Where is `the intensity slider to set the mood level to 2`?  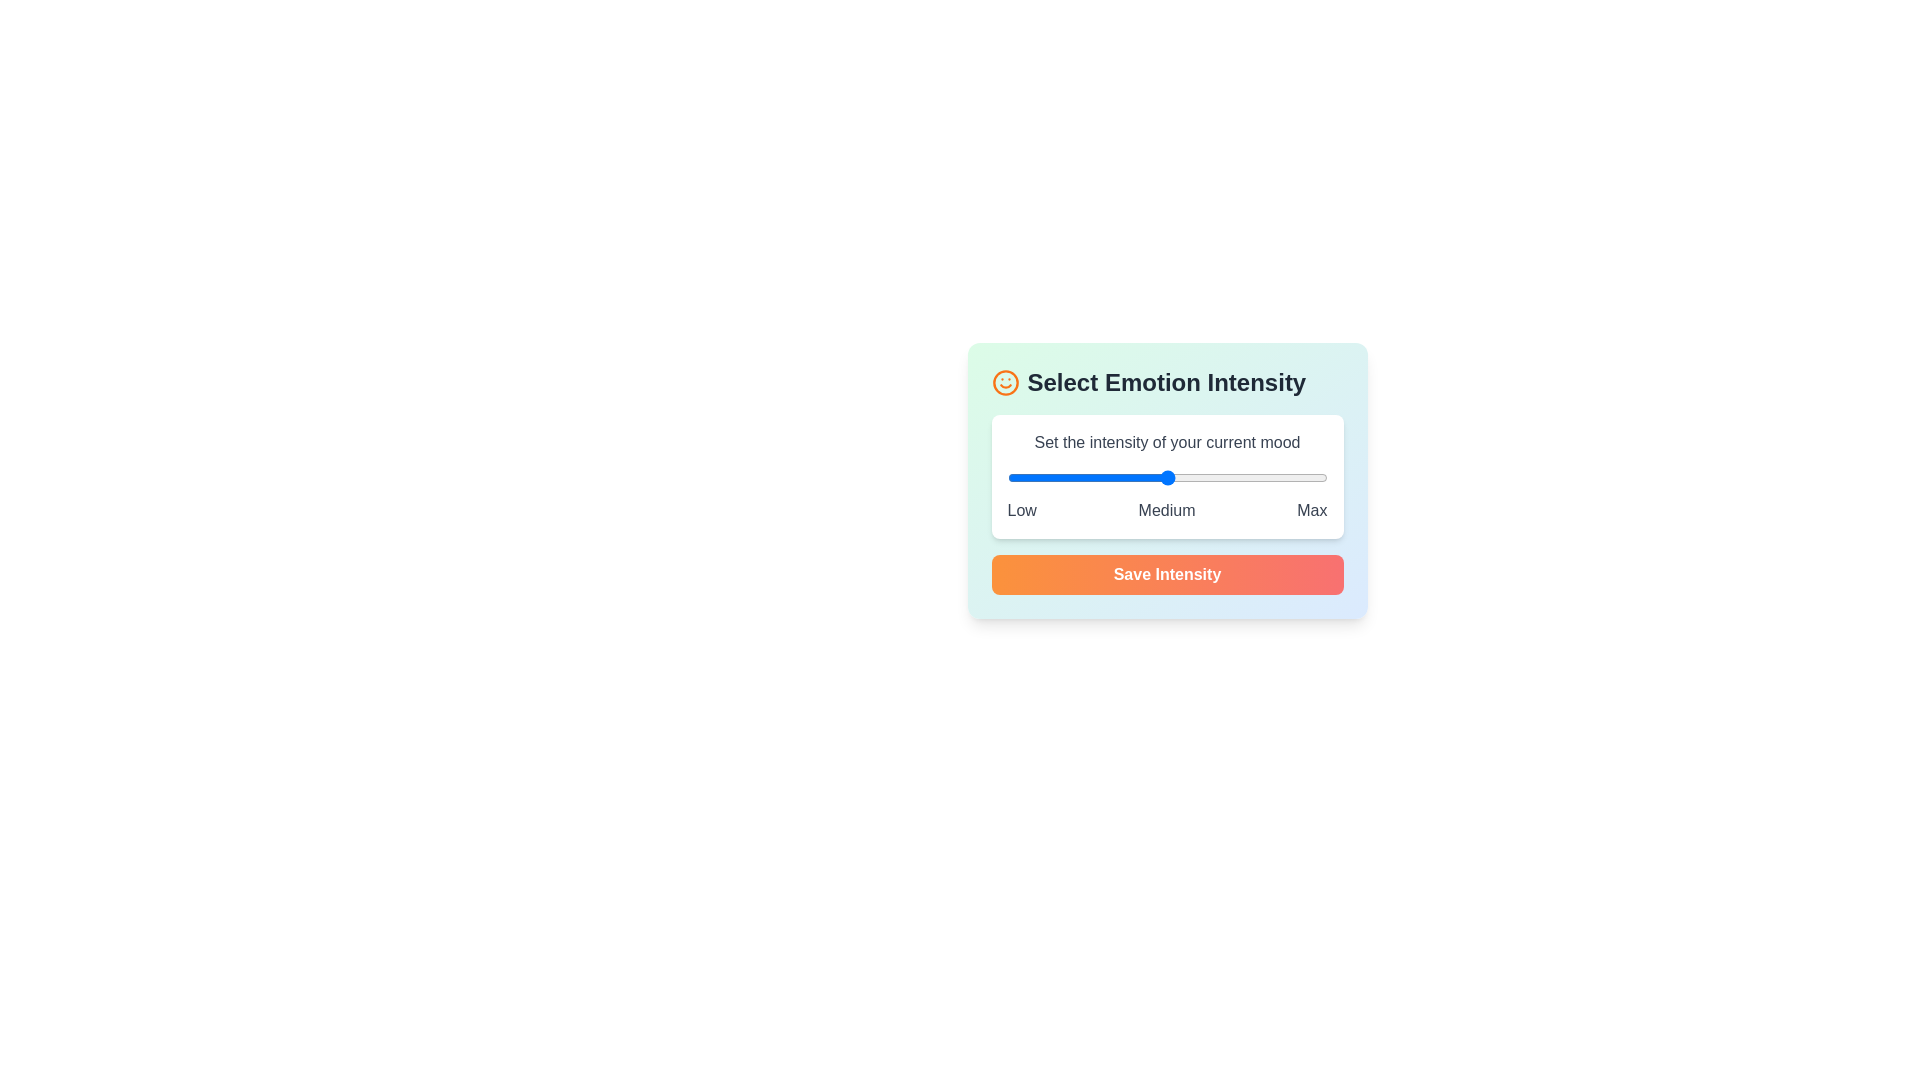 the intensity slider to set the mood level to 2 is located at coordinates (1086, 478).